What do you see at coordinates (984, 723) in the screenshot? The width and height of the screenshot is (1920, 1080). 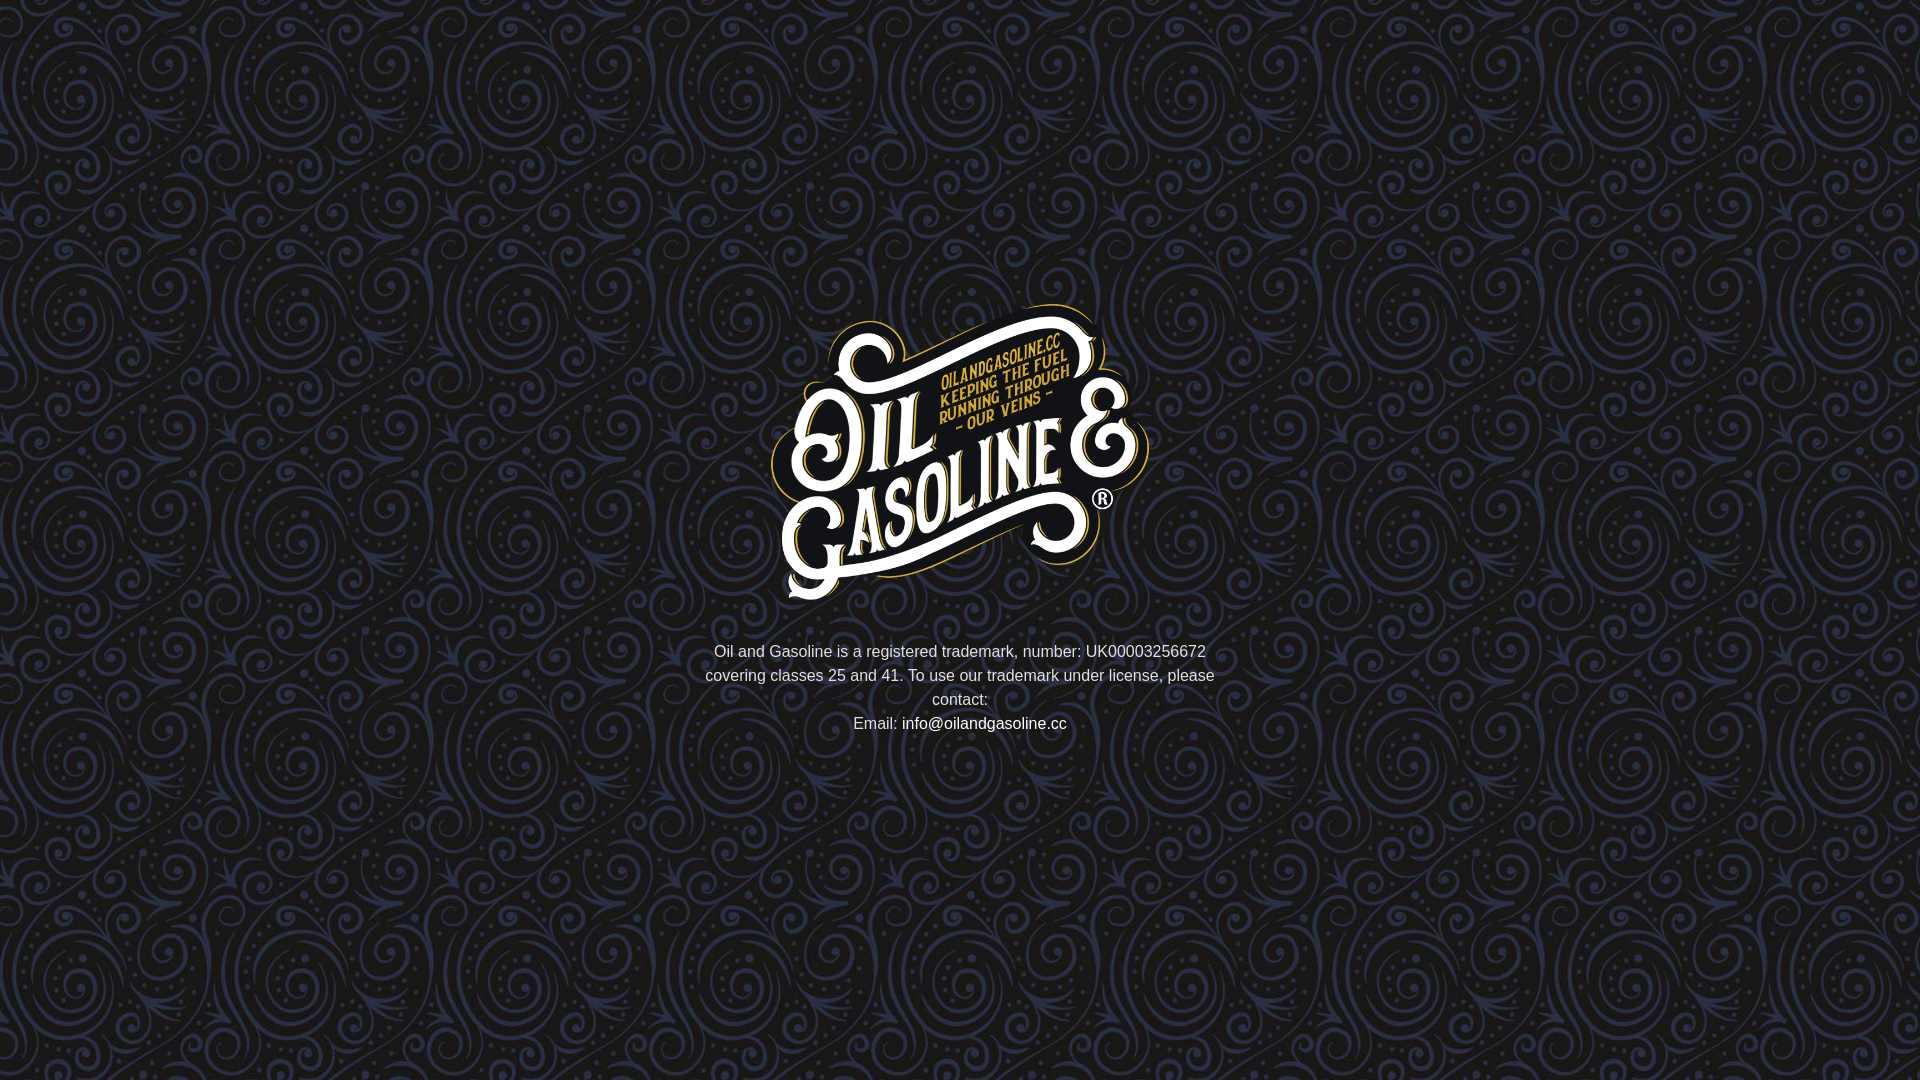 I see `'info@oilandgasoline.cc'` at bounding box center [984, 723].